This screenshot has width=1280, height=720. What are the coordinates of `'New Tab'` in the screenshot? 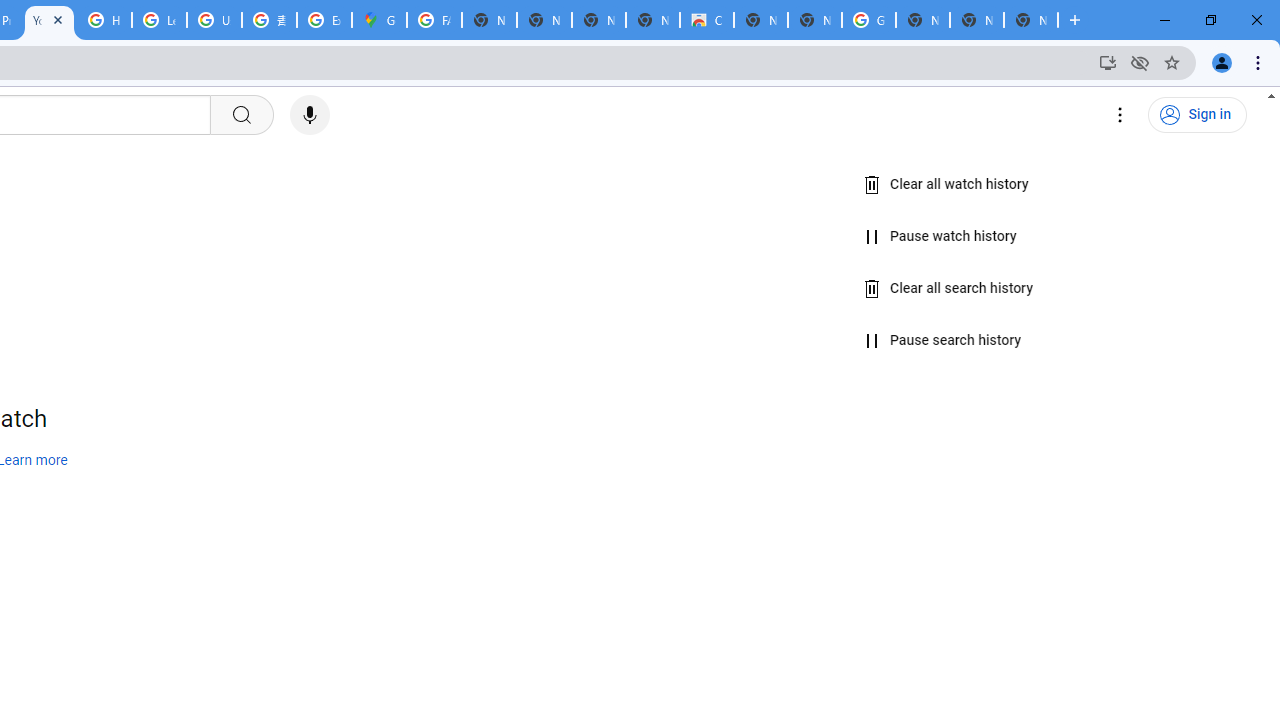 It's located at (1031, 20).